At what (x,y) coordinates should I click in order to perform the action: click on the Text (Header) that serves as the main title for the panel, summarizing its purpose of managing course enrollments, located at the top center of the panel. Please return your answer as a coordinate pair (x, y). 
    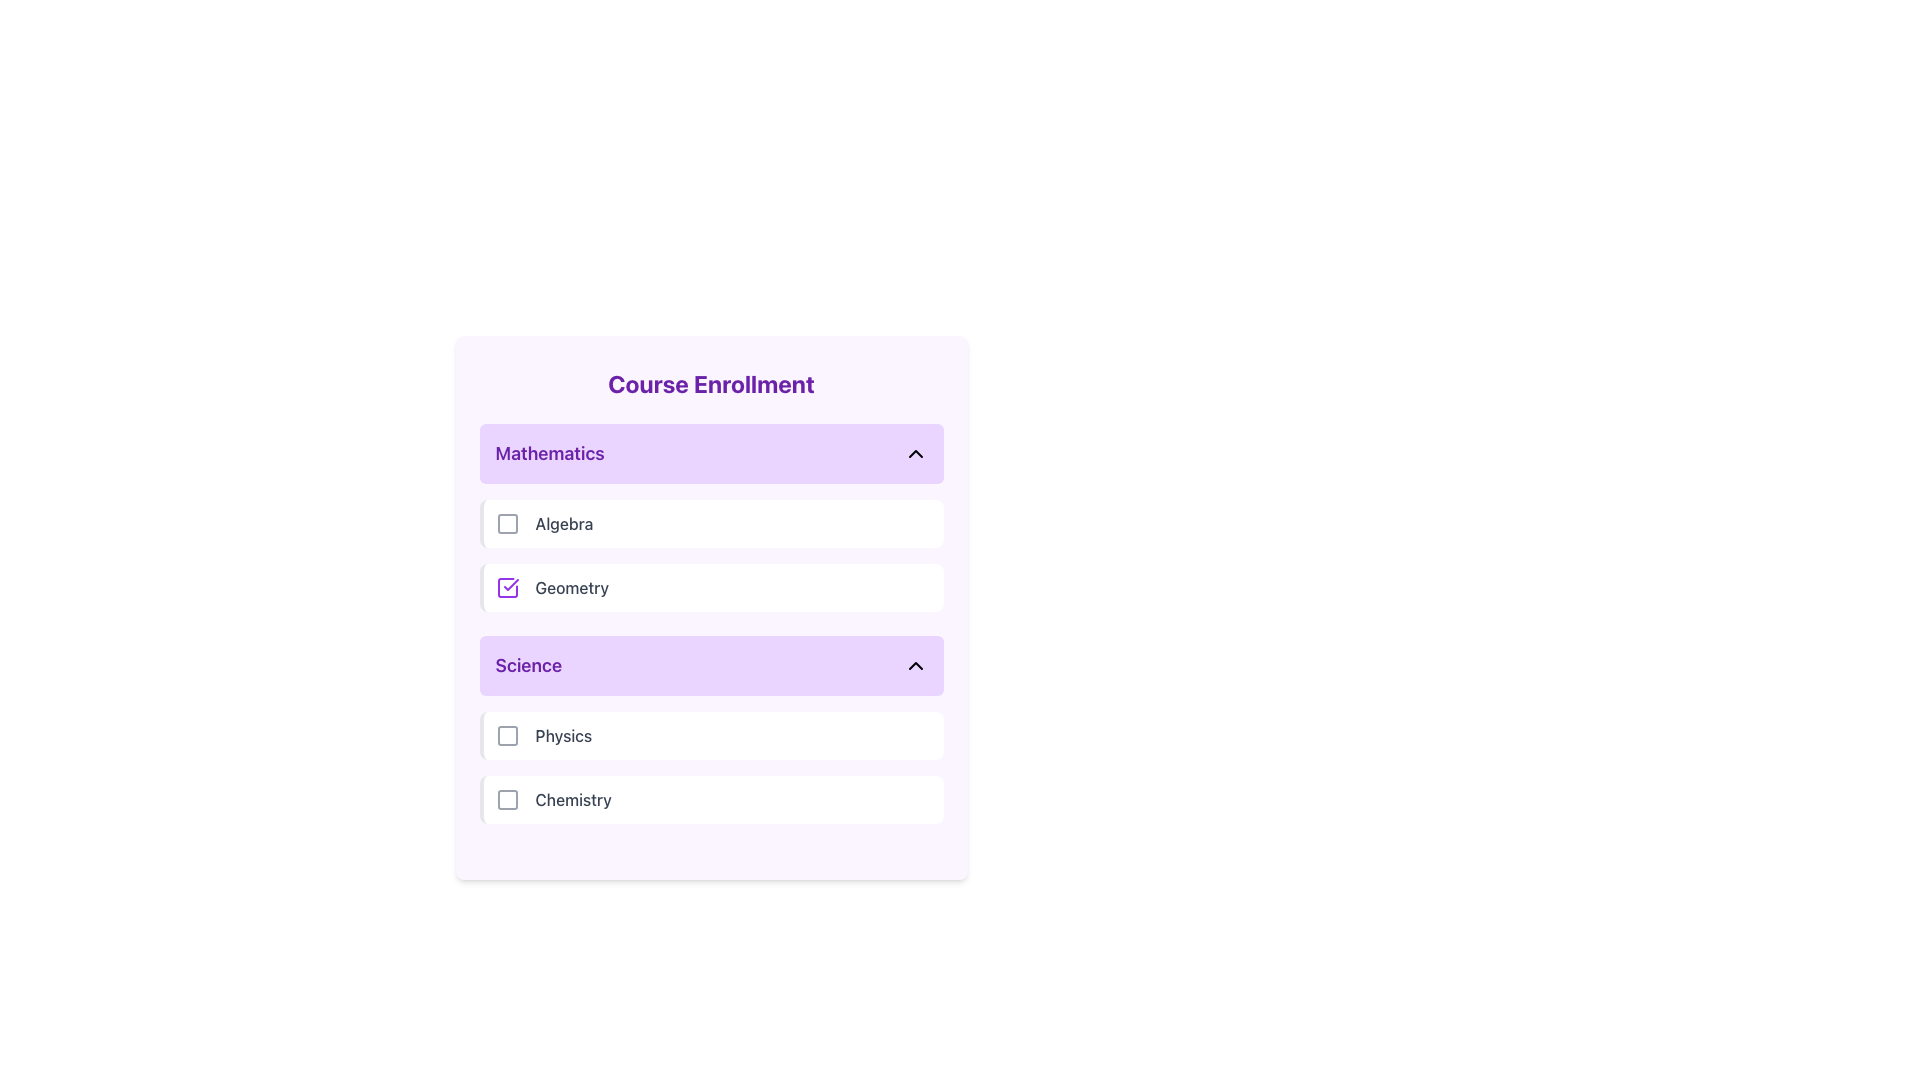
    Looking at the image, I should click on (711, 384).